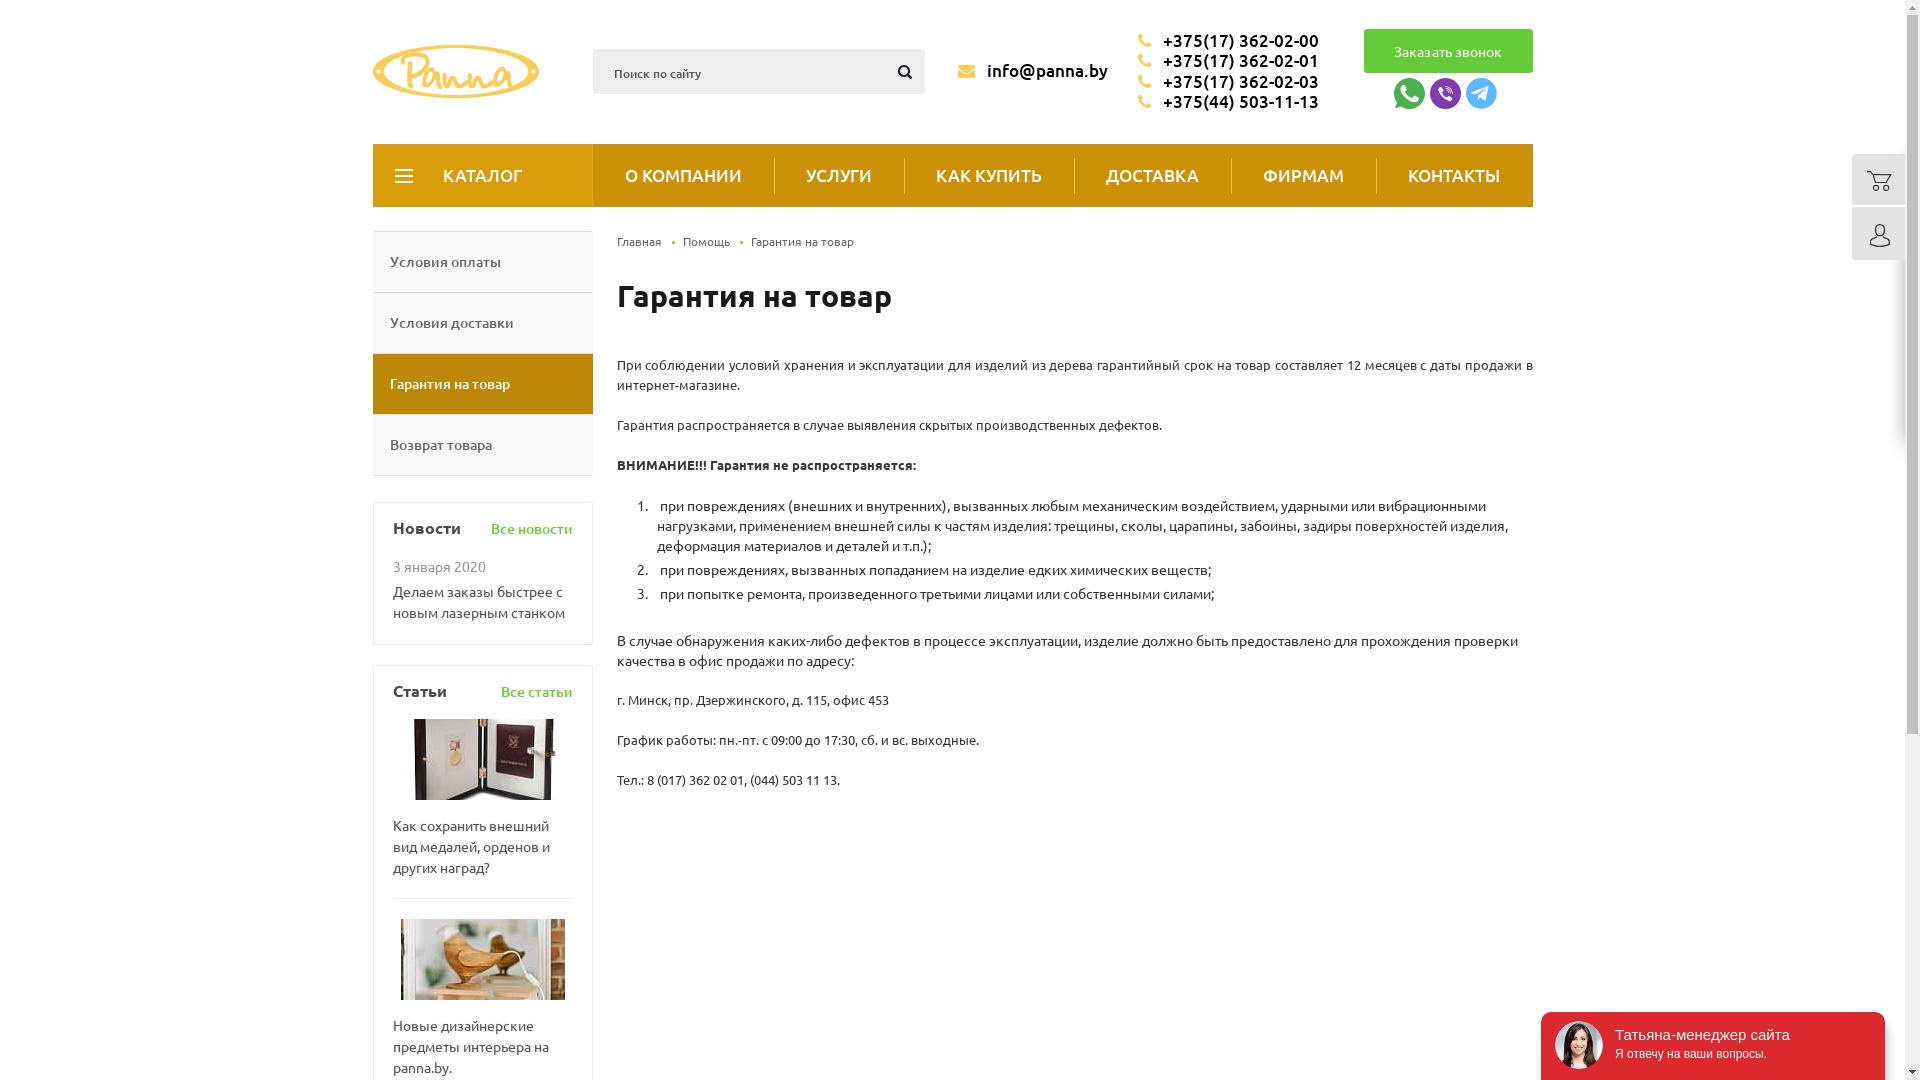 The width and height of the screenshot is (1920, 1080). What do you see at coordinates (1227, 60) in the screenshot?
I see `'+375(17) 362-02-01'` at bounding box center [1227, 60].